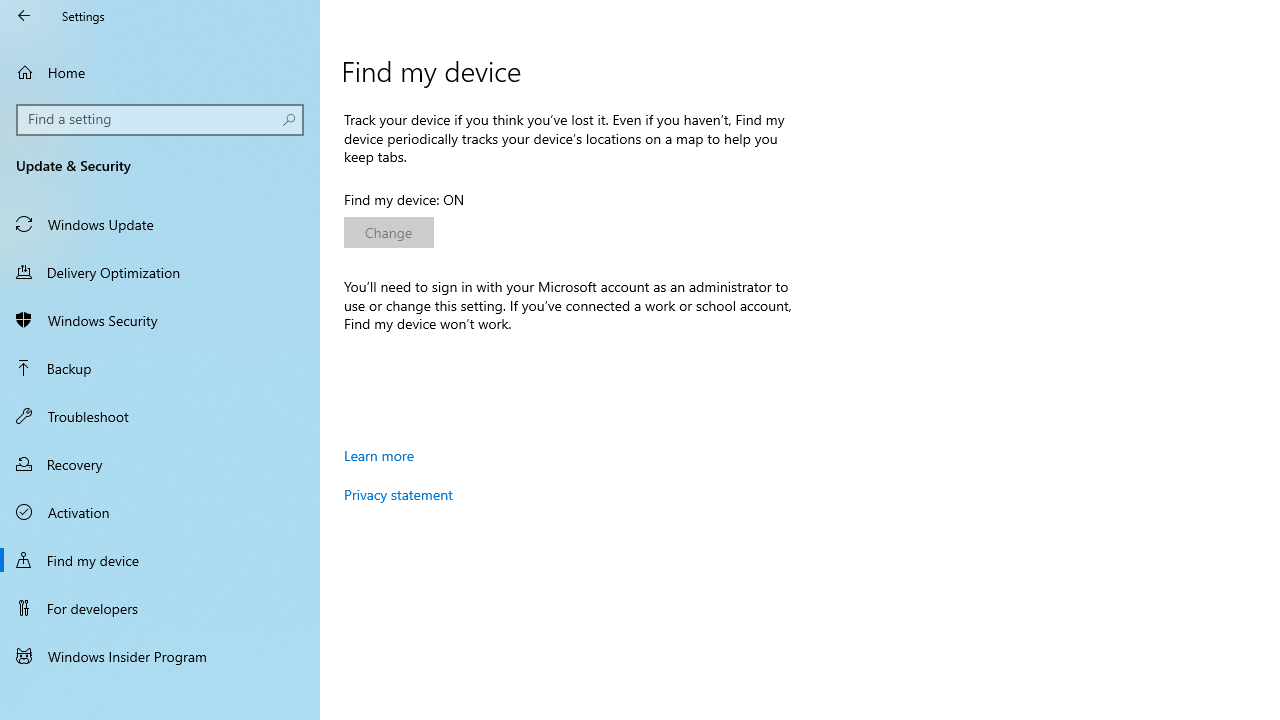 The height and width of the screenshot is (720, 1280). I want to click on 'Change', so click(389, 231).